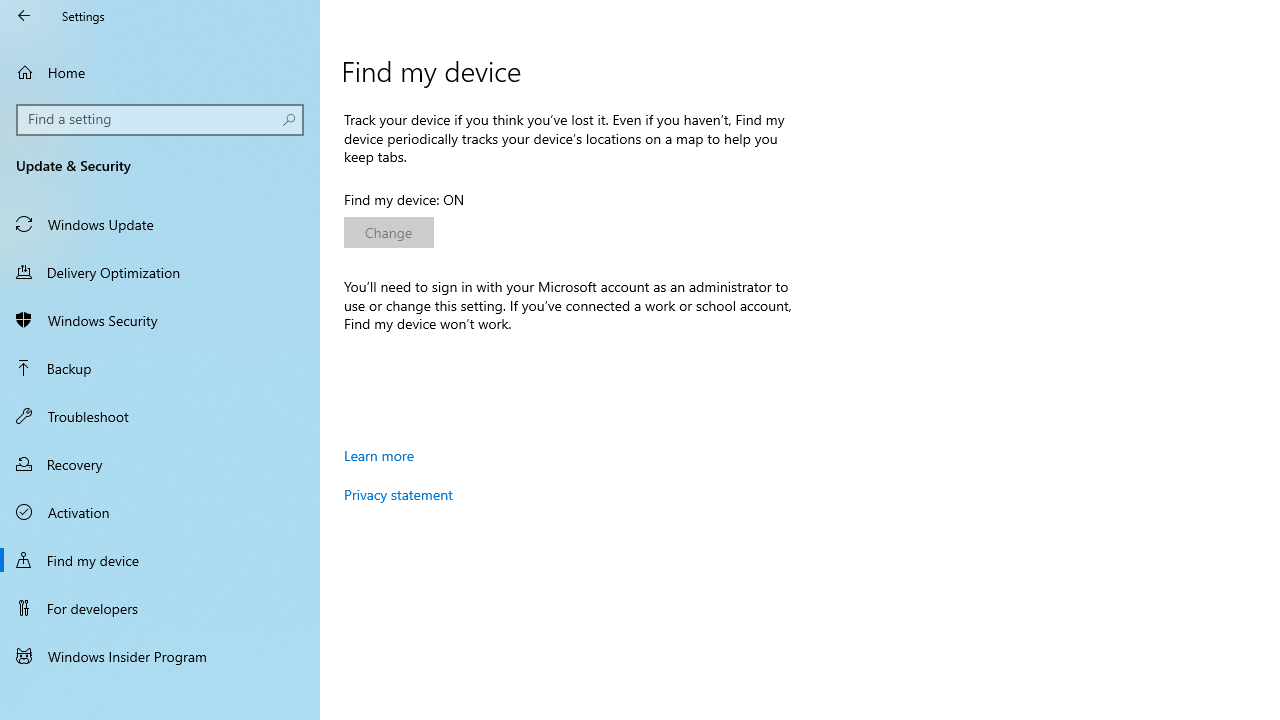 The height and width of the screenshot is (720, 1280). I want to click on 'Change', so click(389, 231).